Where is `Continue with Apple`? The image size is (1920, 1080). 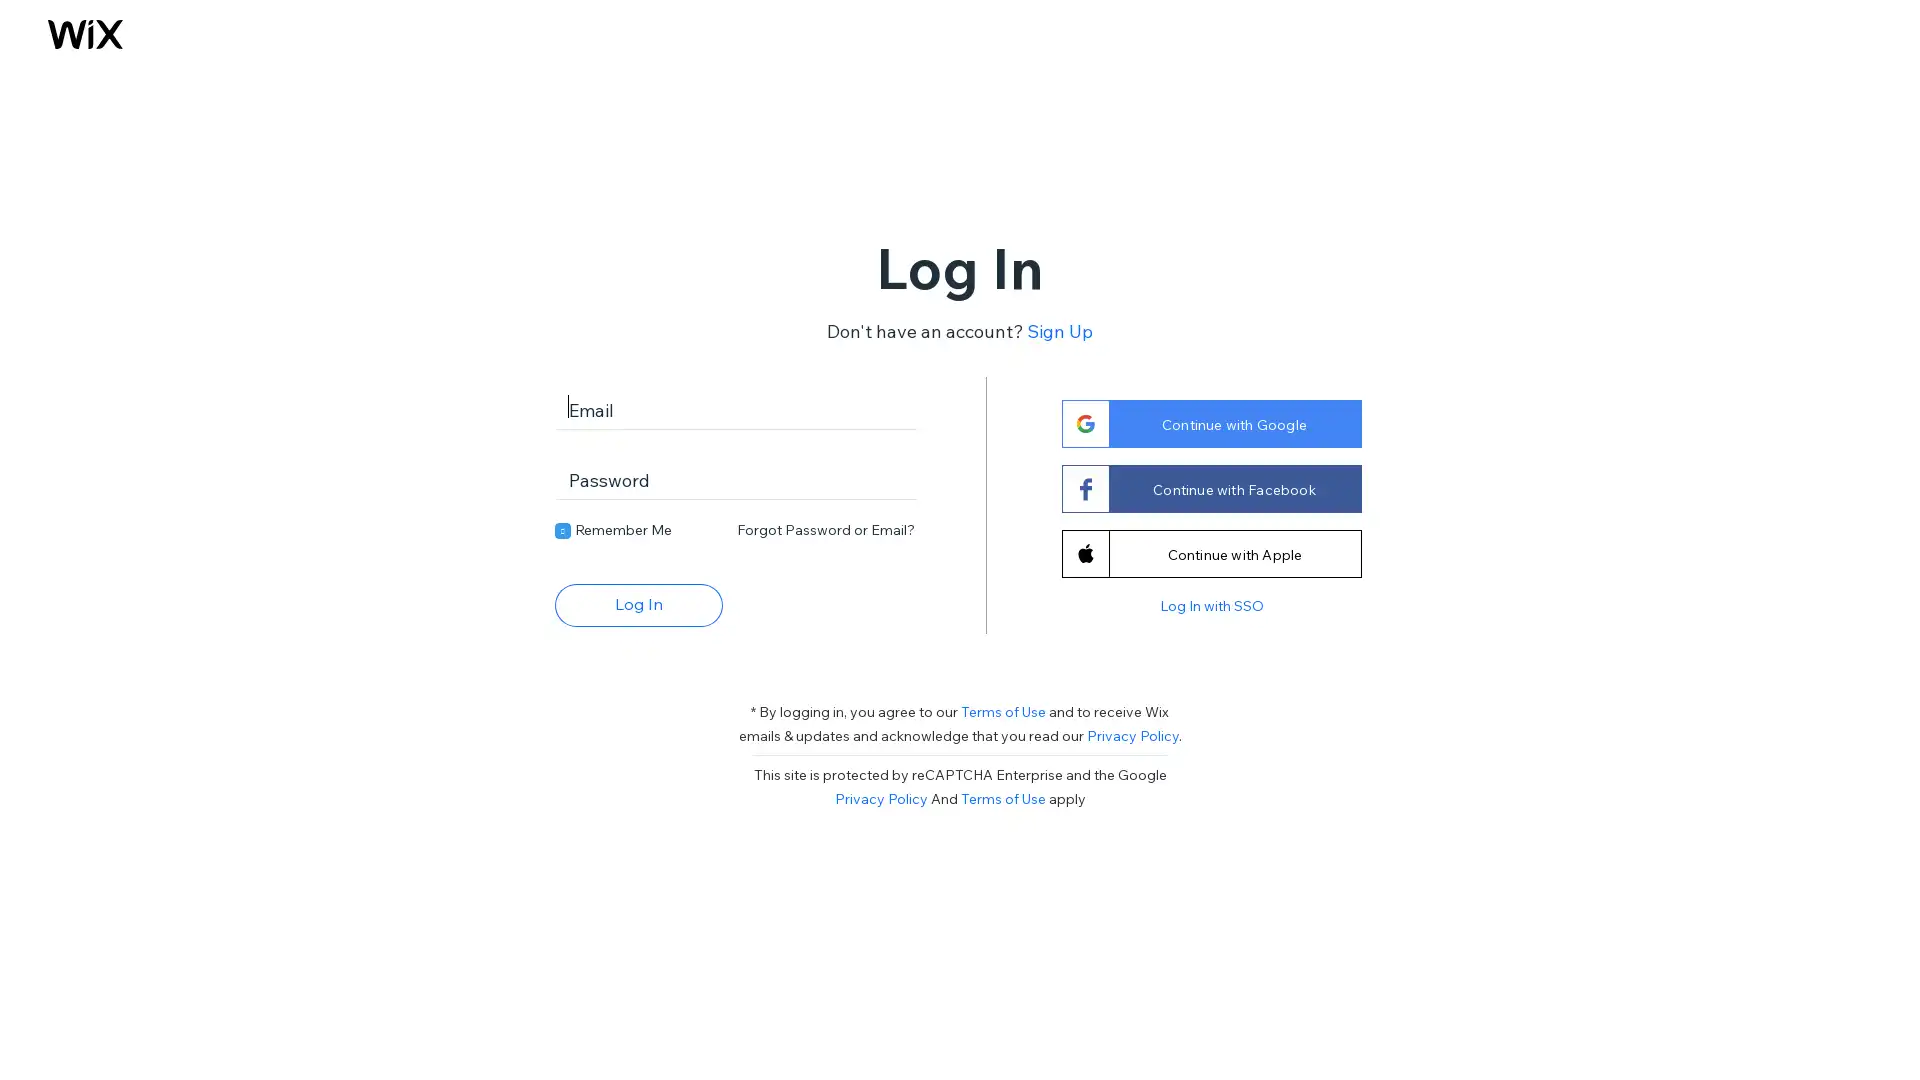
Continue with Apple is located at coordinates (1209, 552).